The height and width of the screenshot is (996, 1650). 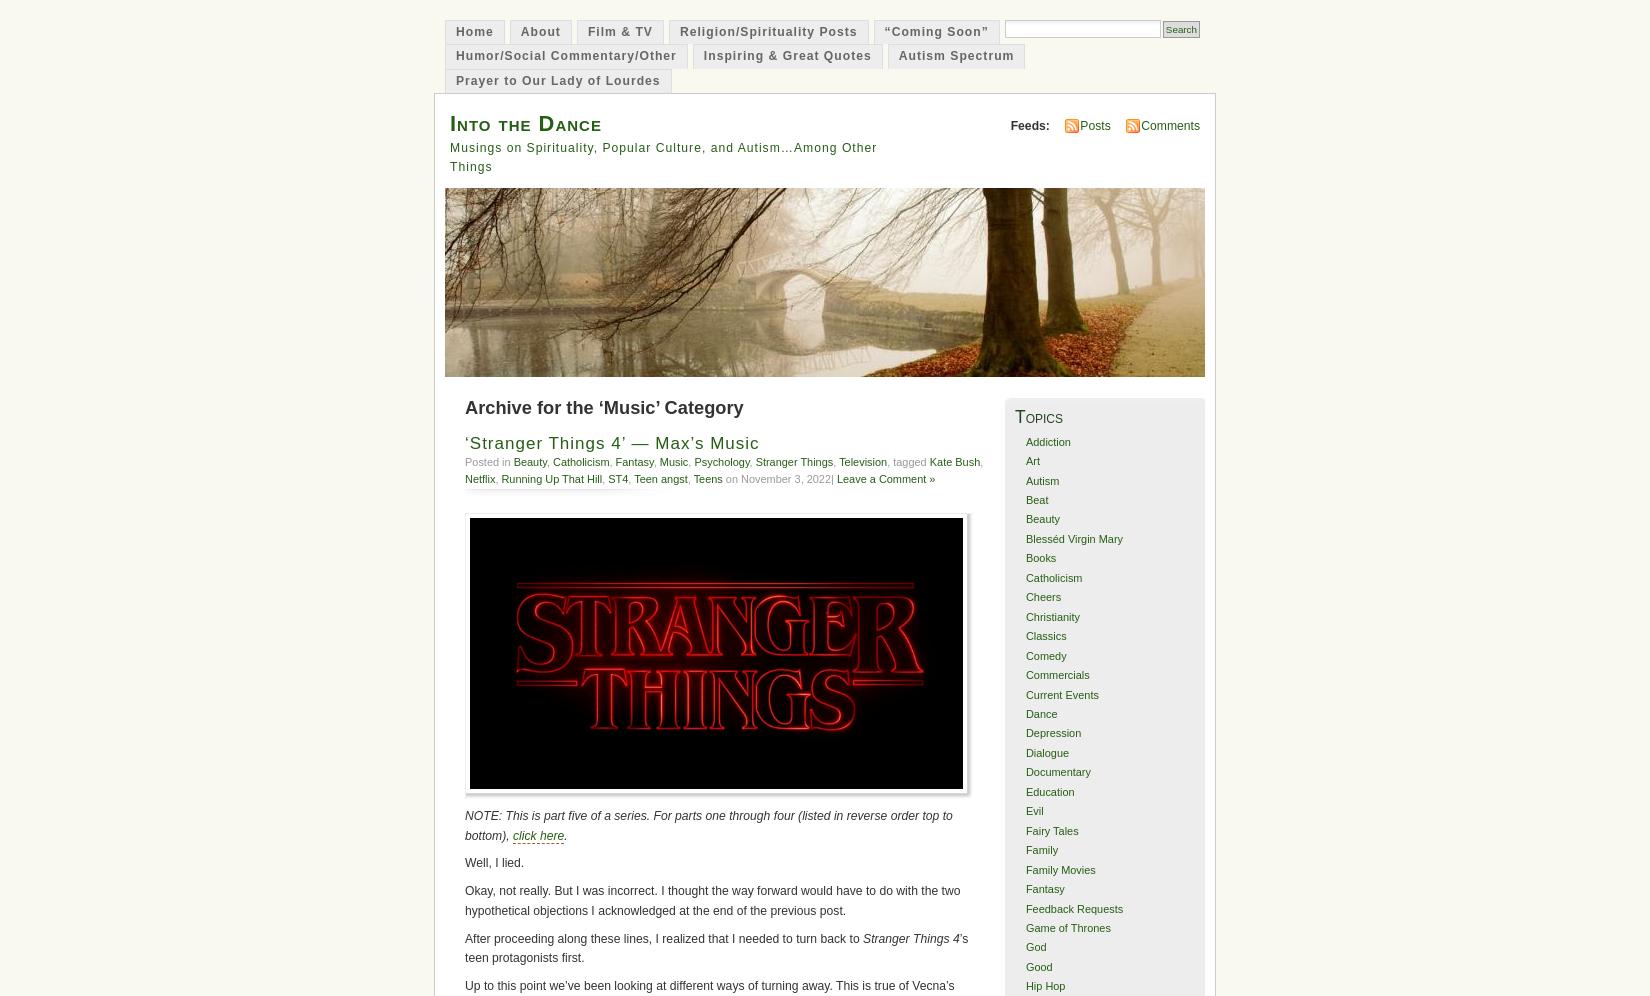 I want to click on 'Comedy', so click(x=1045, y=653).